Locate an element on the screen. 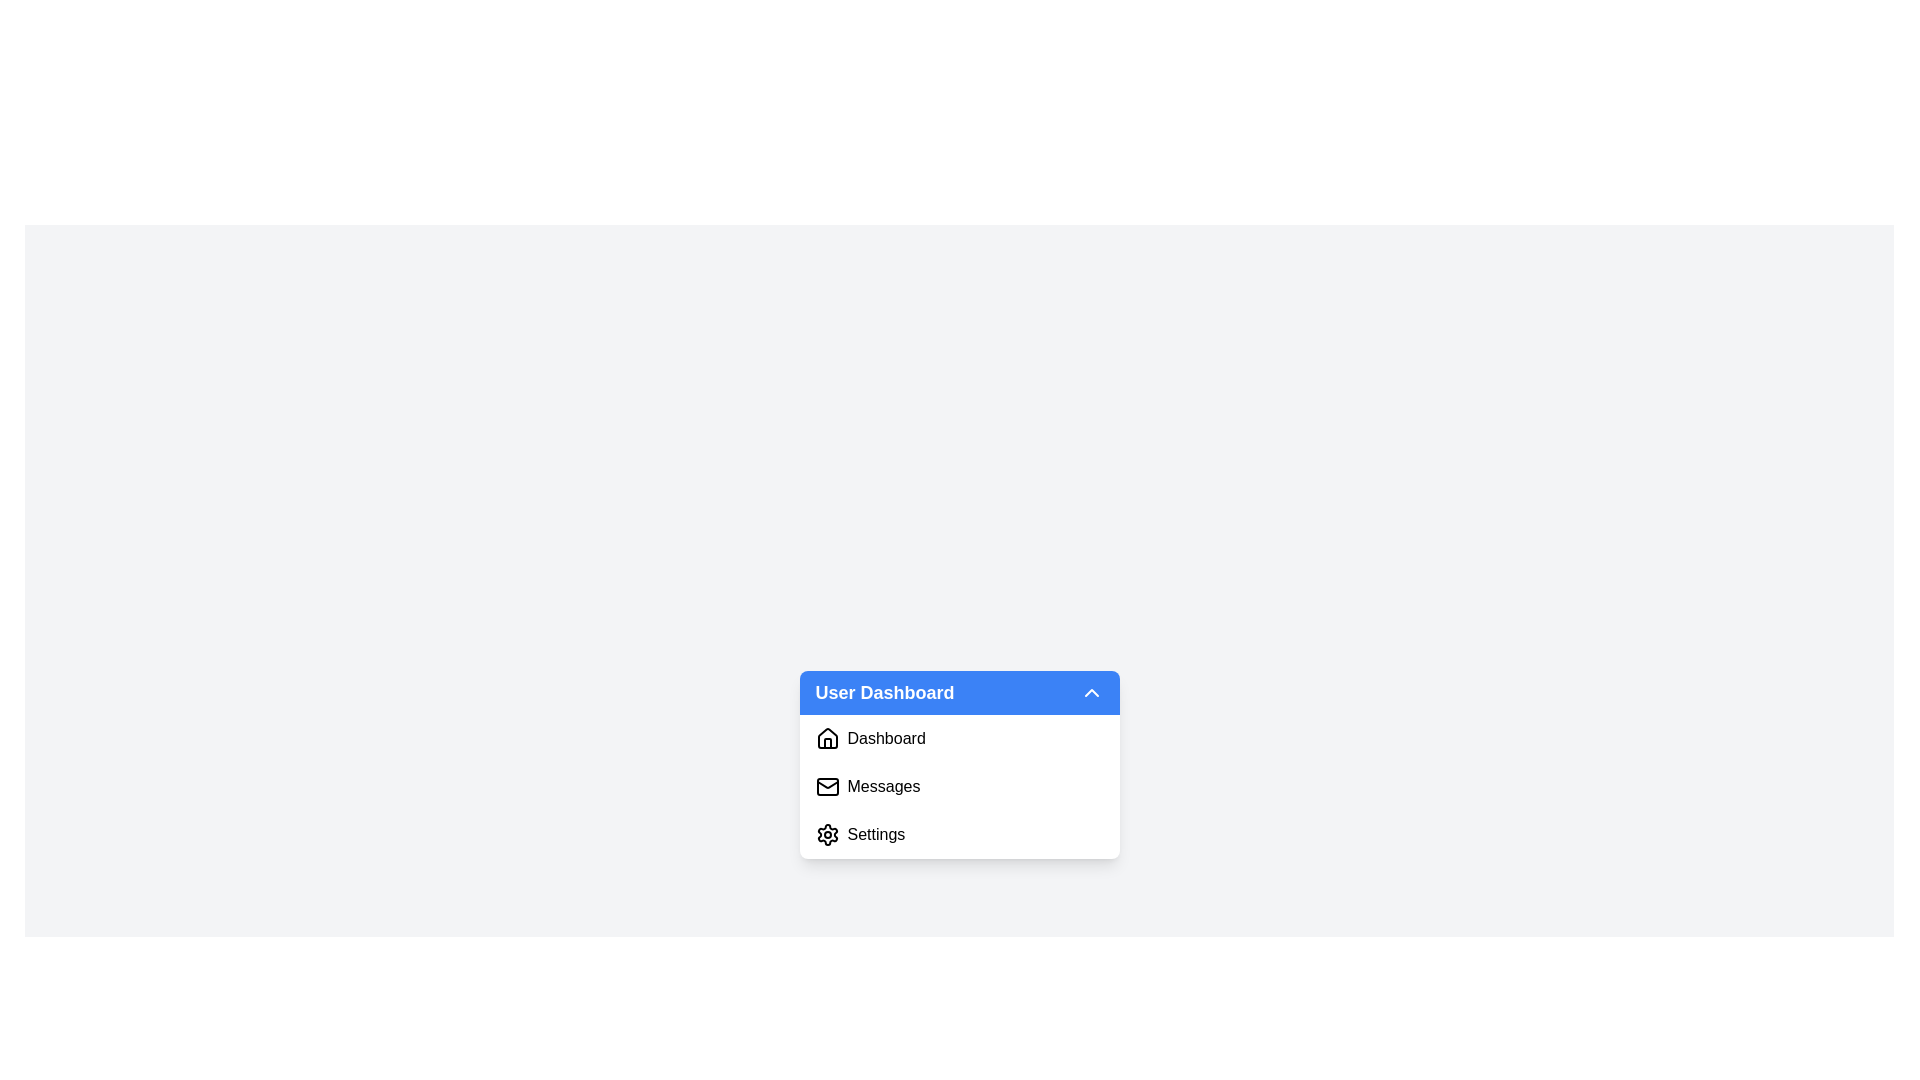 The width and height of the screenshot is (1920, 1080). the black house-shaped icon located next to the 'Dashboard' label in the 'User Dashboard' dropdown menu is located at coordinates (827, 739).